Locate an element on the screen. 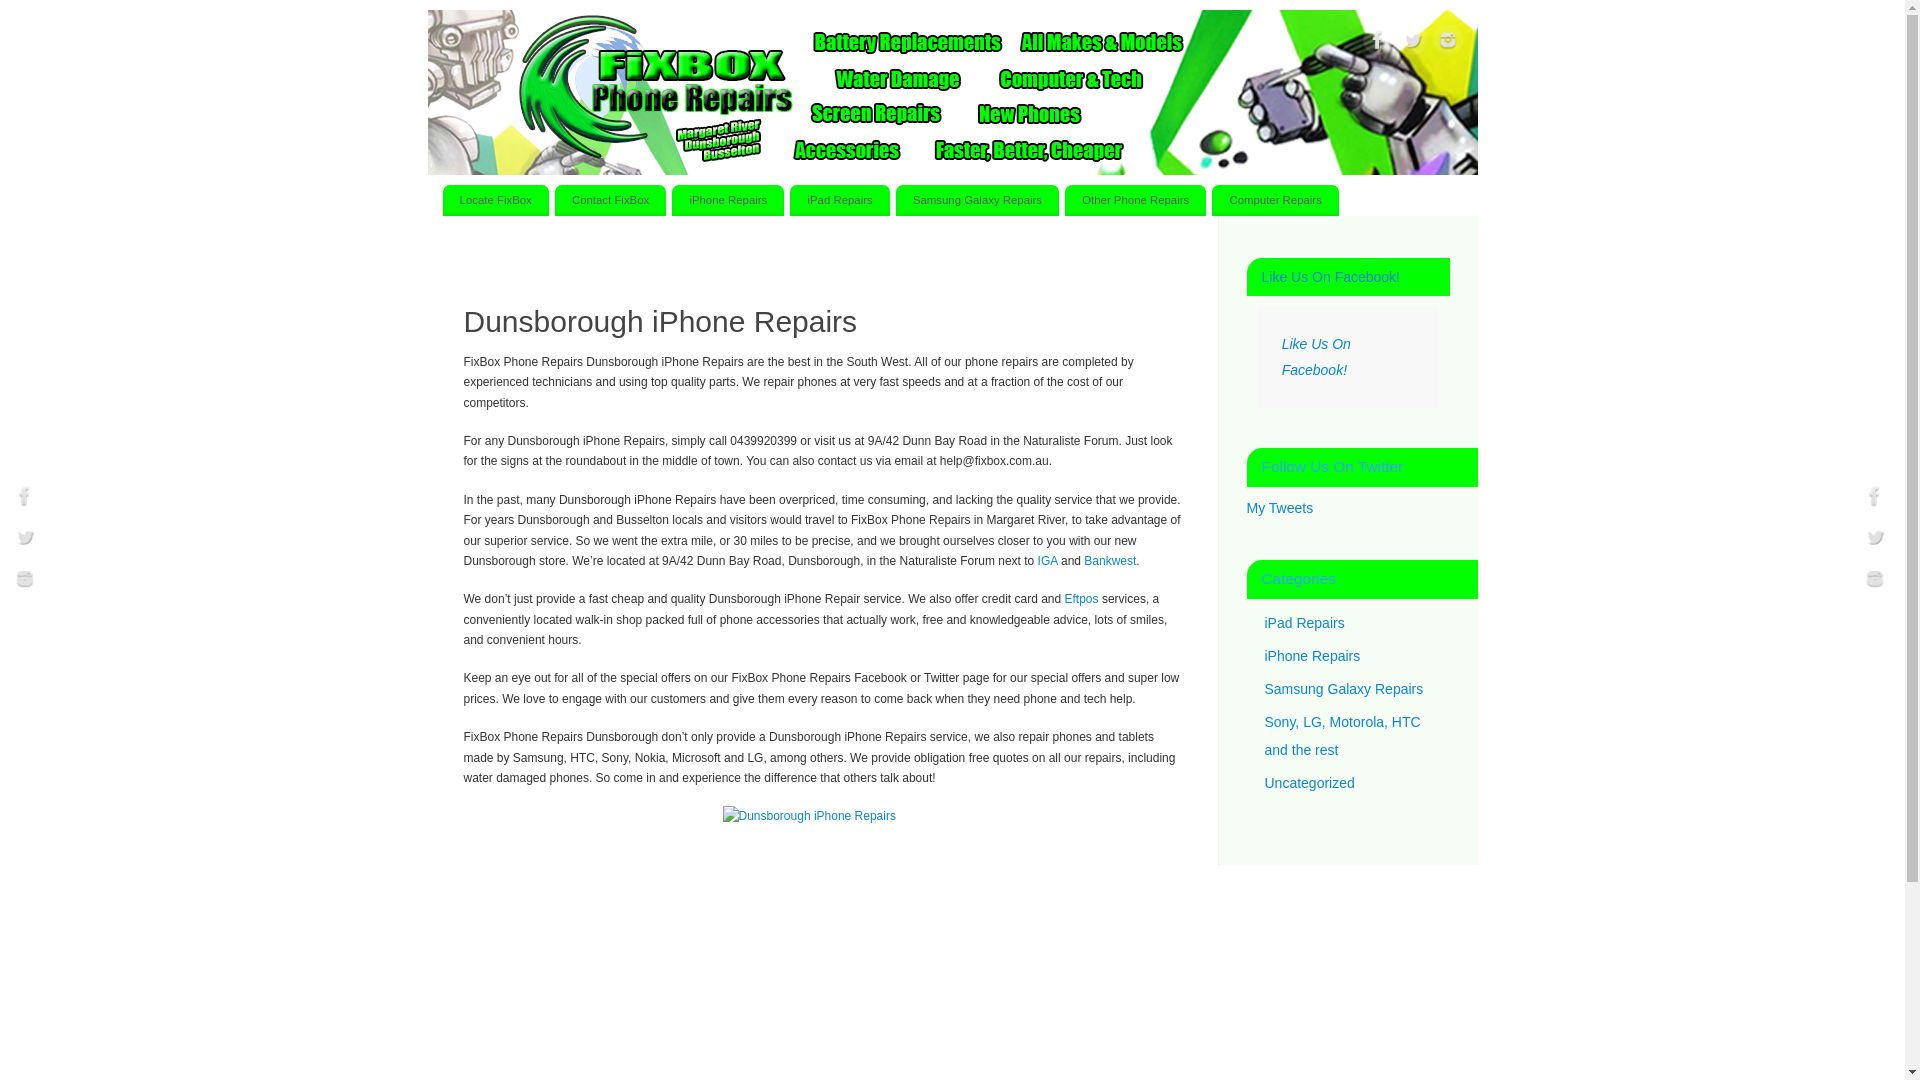 This screenshot has height=1080, width=1920. 'Eftpos' is located at coordinates (1080, 597).